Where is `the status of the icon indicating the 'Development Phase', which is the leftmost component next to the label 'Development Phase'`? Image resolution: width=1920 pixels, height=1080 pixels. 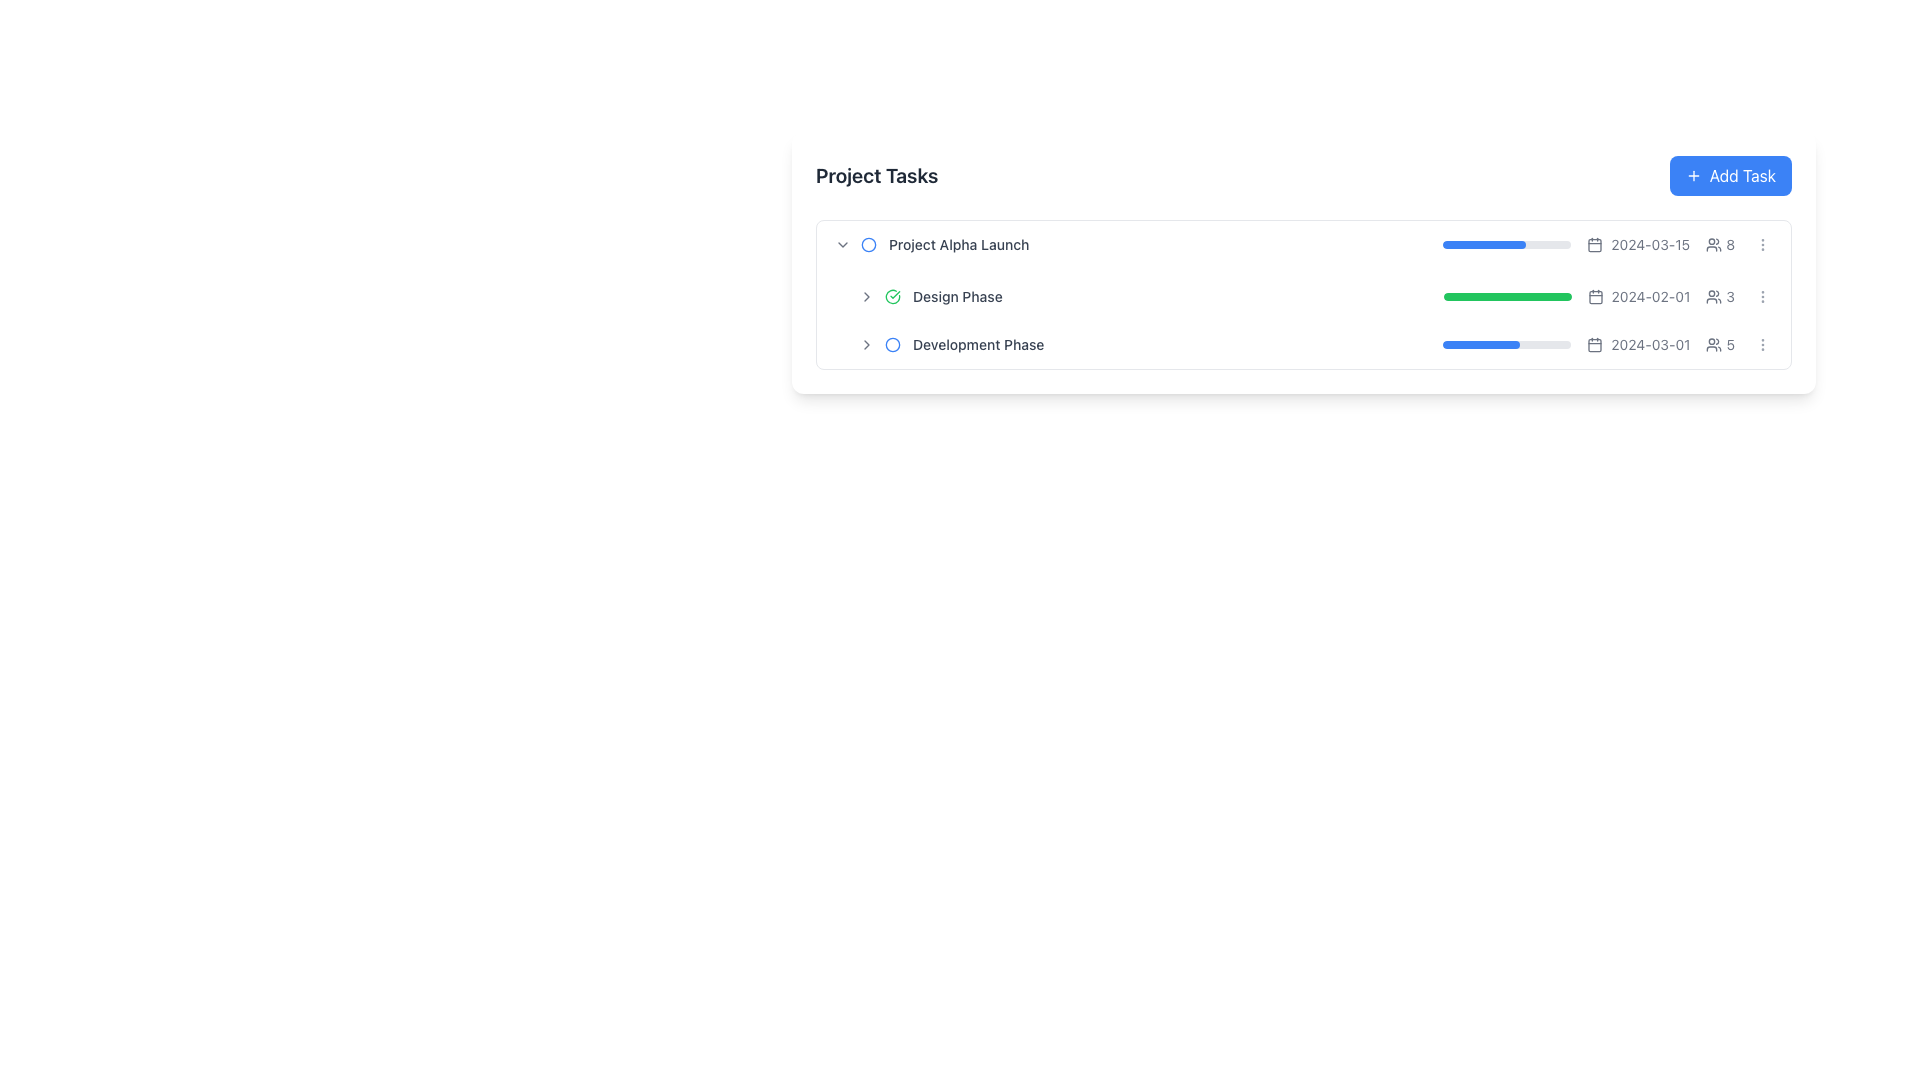
the status of the icon indicating the 'Development Phase', which is the leftmost component next to the label 'Development Phase' is located at coordinates (891, 343).